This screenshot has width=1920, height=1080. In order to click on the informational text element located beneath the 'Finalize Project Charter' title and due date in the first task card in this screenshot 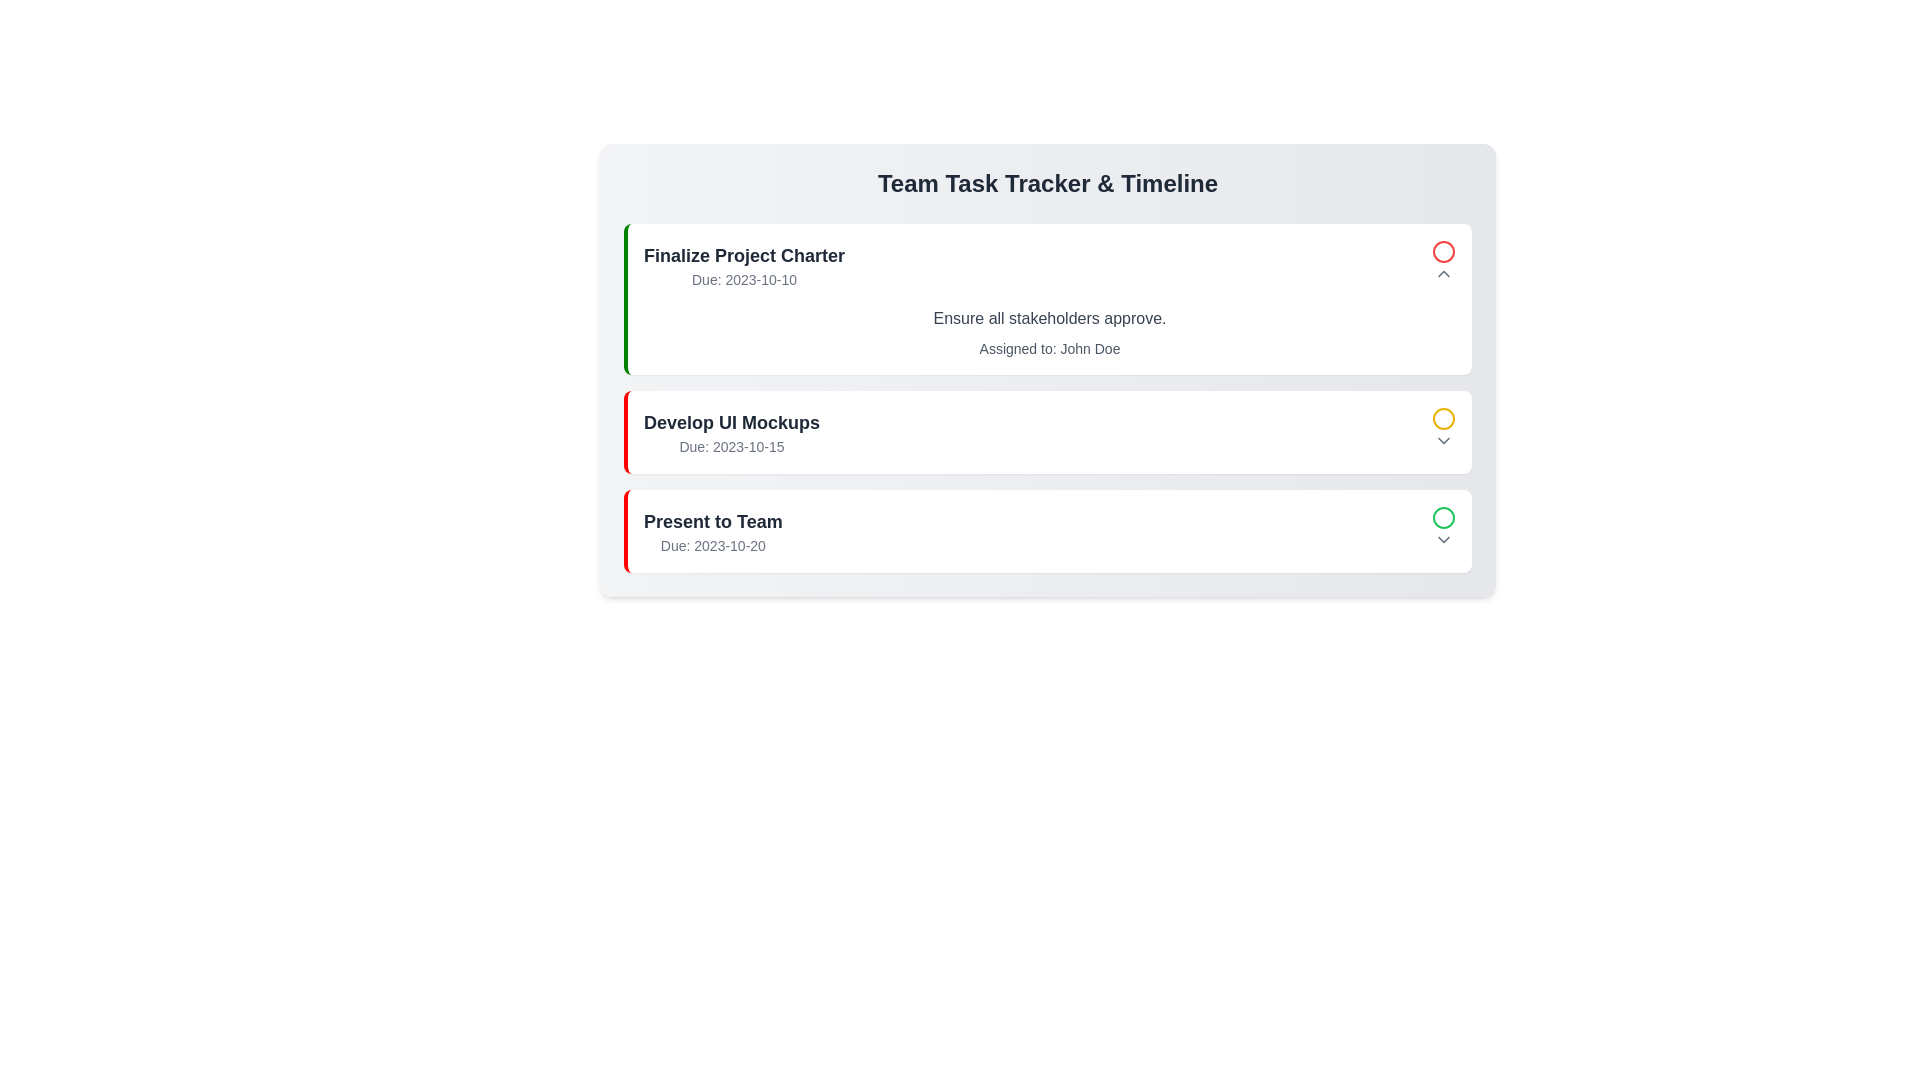, I will do `click(1049, 318)`.